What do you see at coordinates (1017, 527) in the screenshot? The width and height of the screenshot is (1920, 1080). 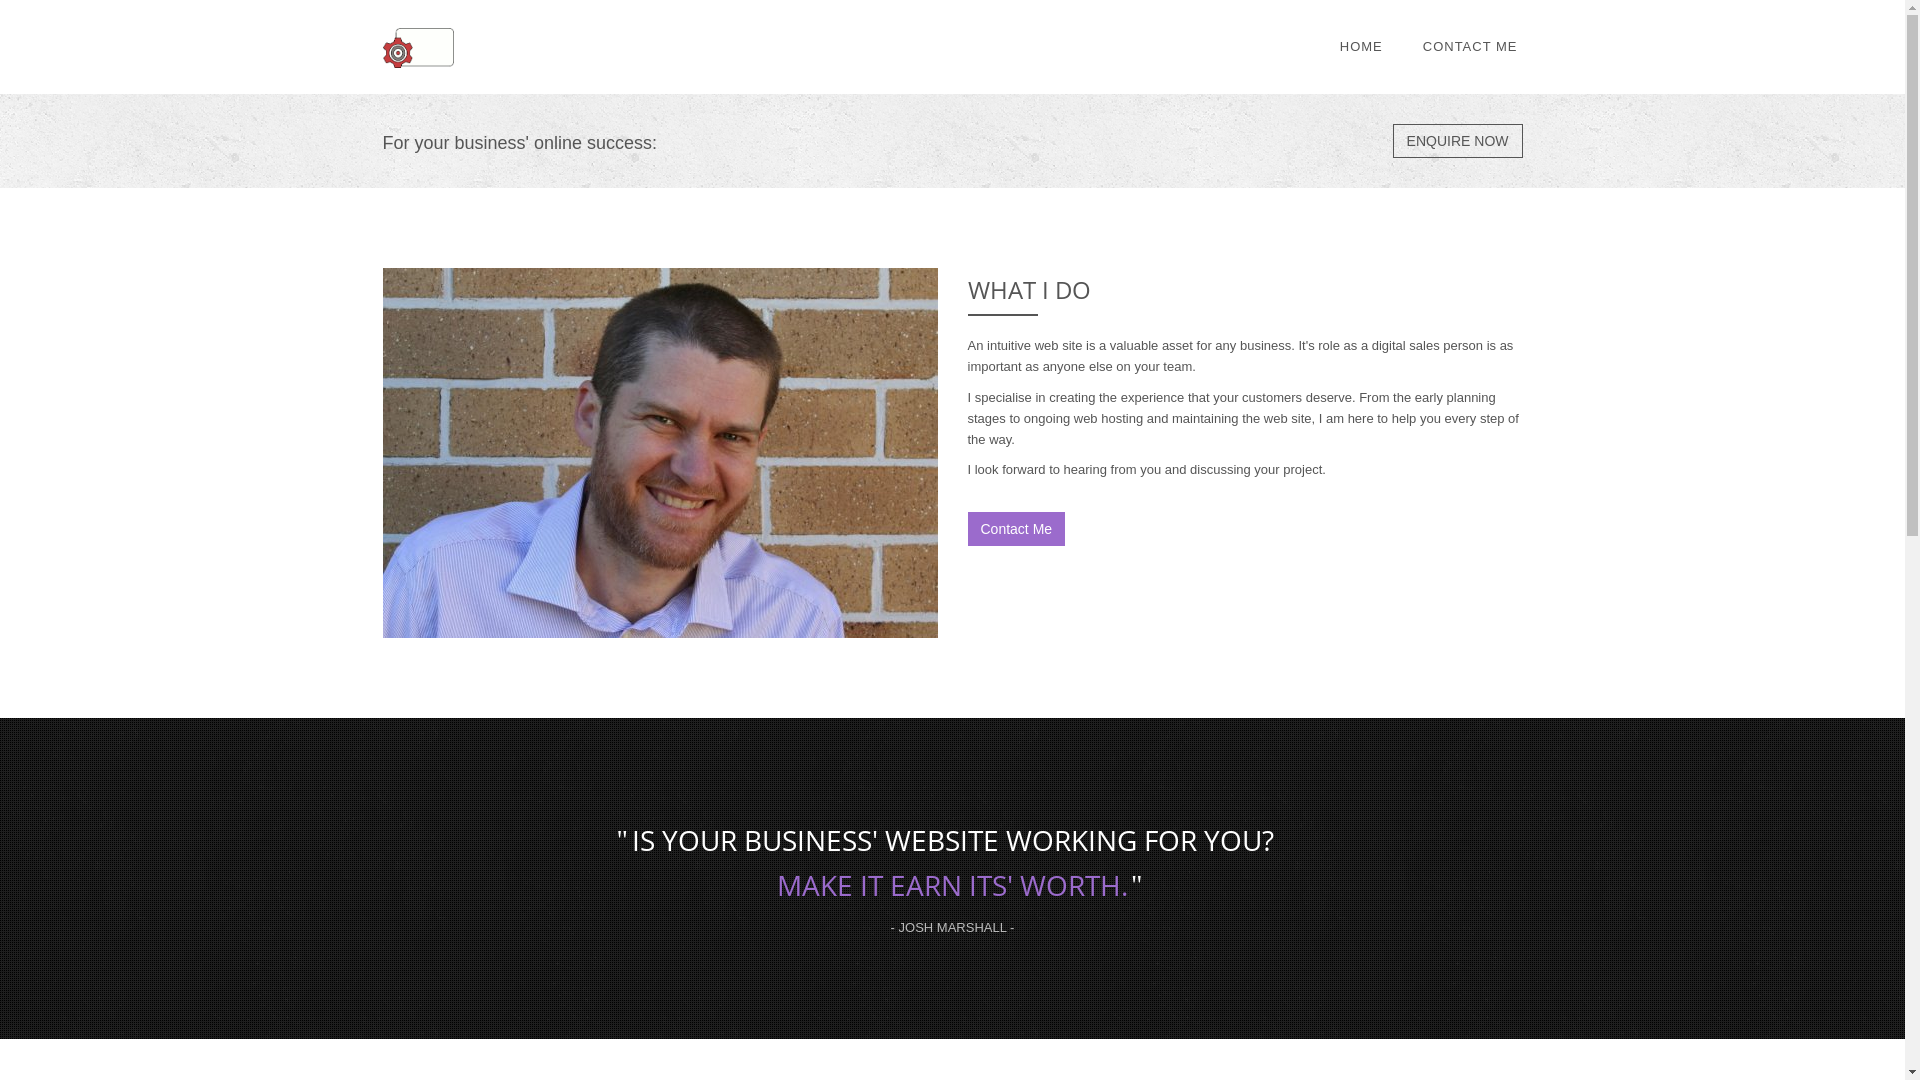 I see `'Contact Me'` at bounding box center [1017, 527].